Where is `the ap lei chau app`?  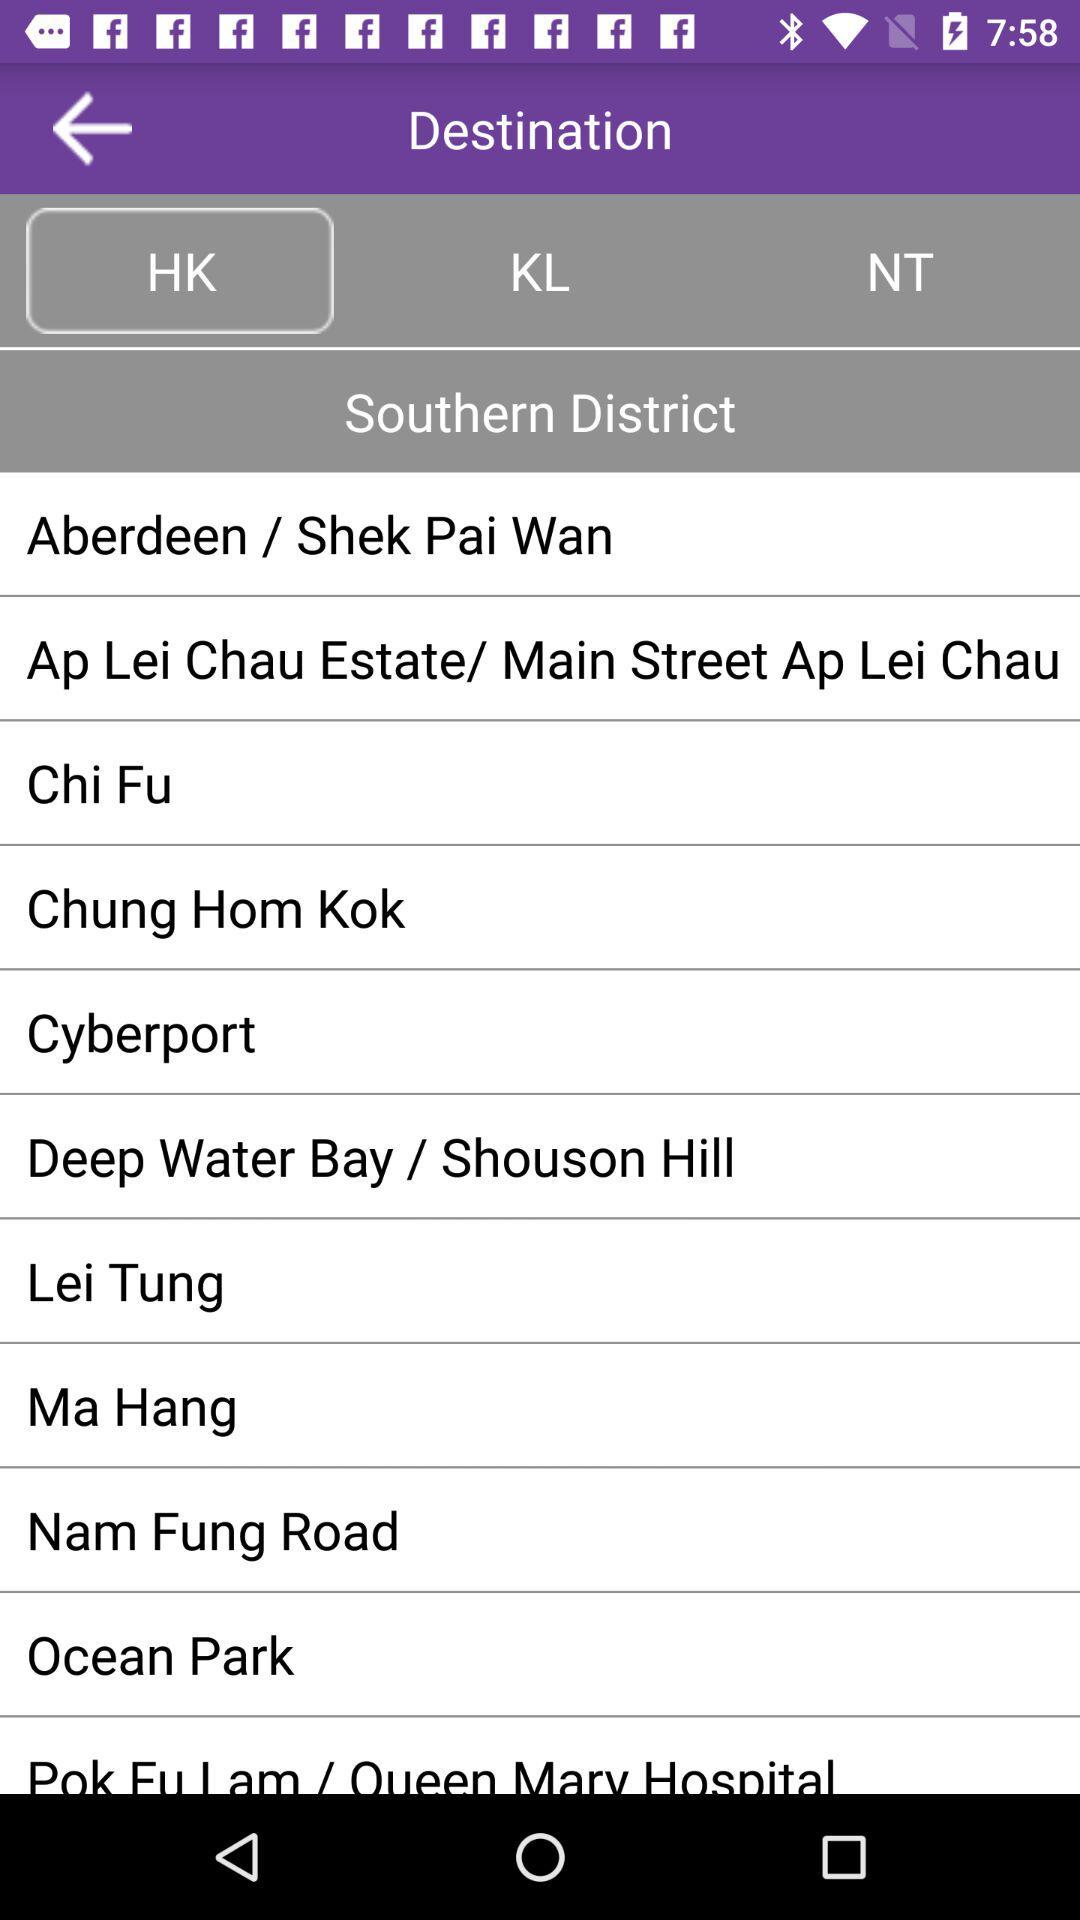
the ap lei chau app is located at coordinates (540, 658).